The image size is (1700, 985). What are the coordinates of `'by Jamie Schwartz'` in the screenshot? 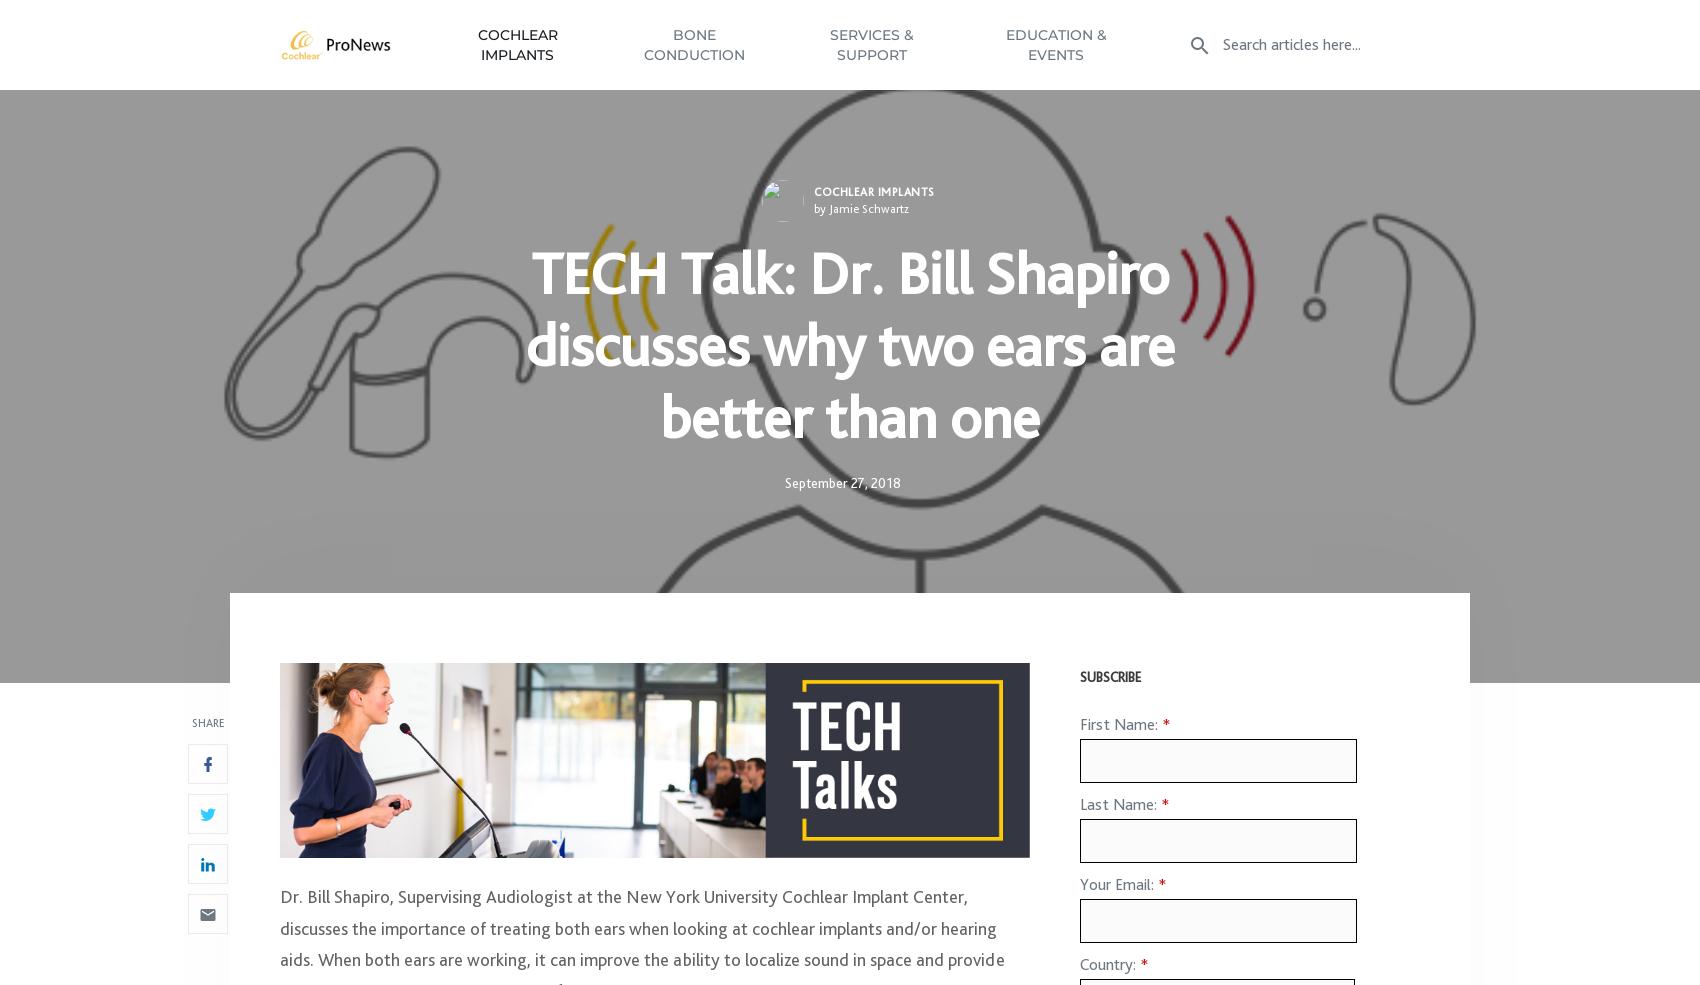 It's located at (861, 217).